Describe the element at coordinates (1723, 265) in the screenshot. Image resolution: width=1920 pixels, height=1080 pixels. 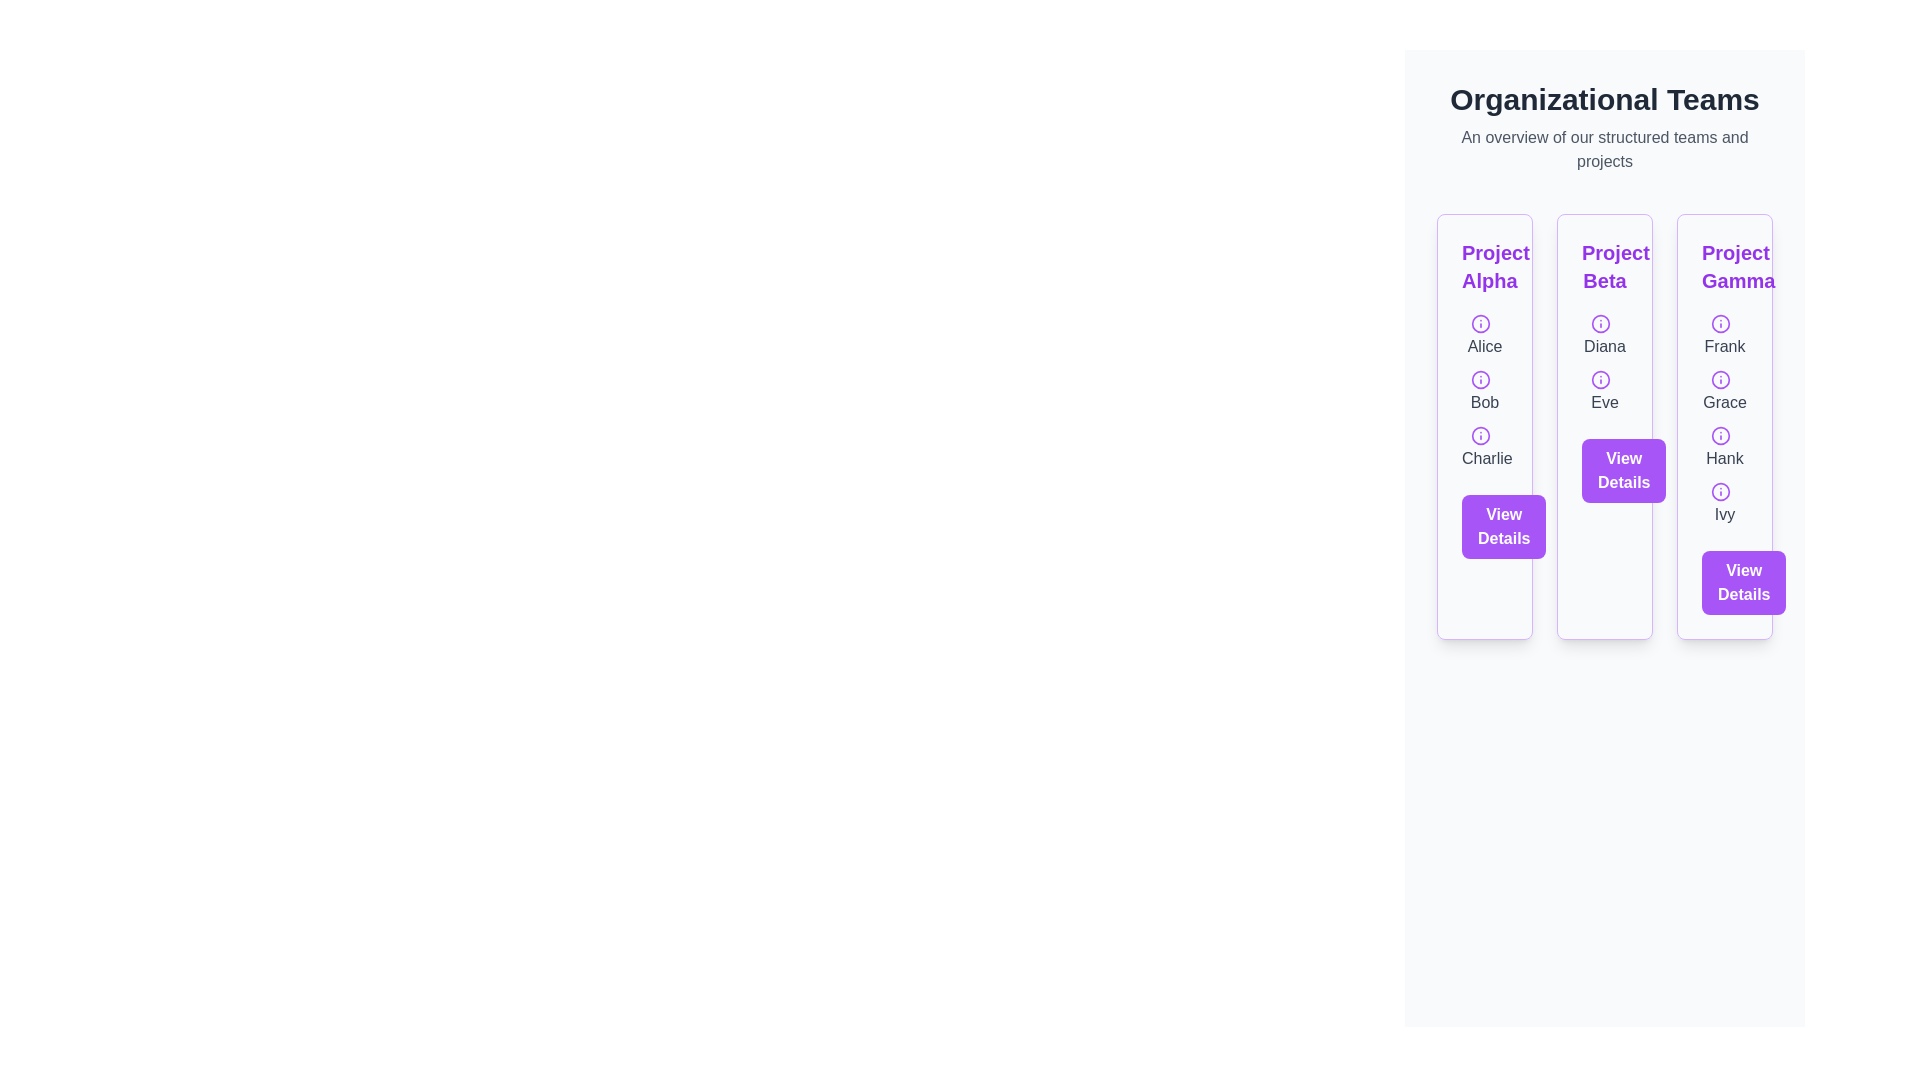
I see `the static text label identifying the card as 'Project Gamma', which is positioned at the top of the card in the rightmost column of the grid layout` at that location.